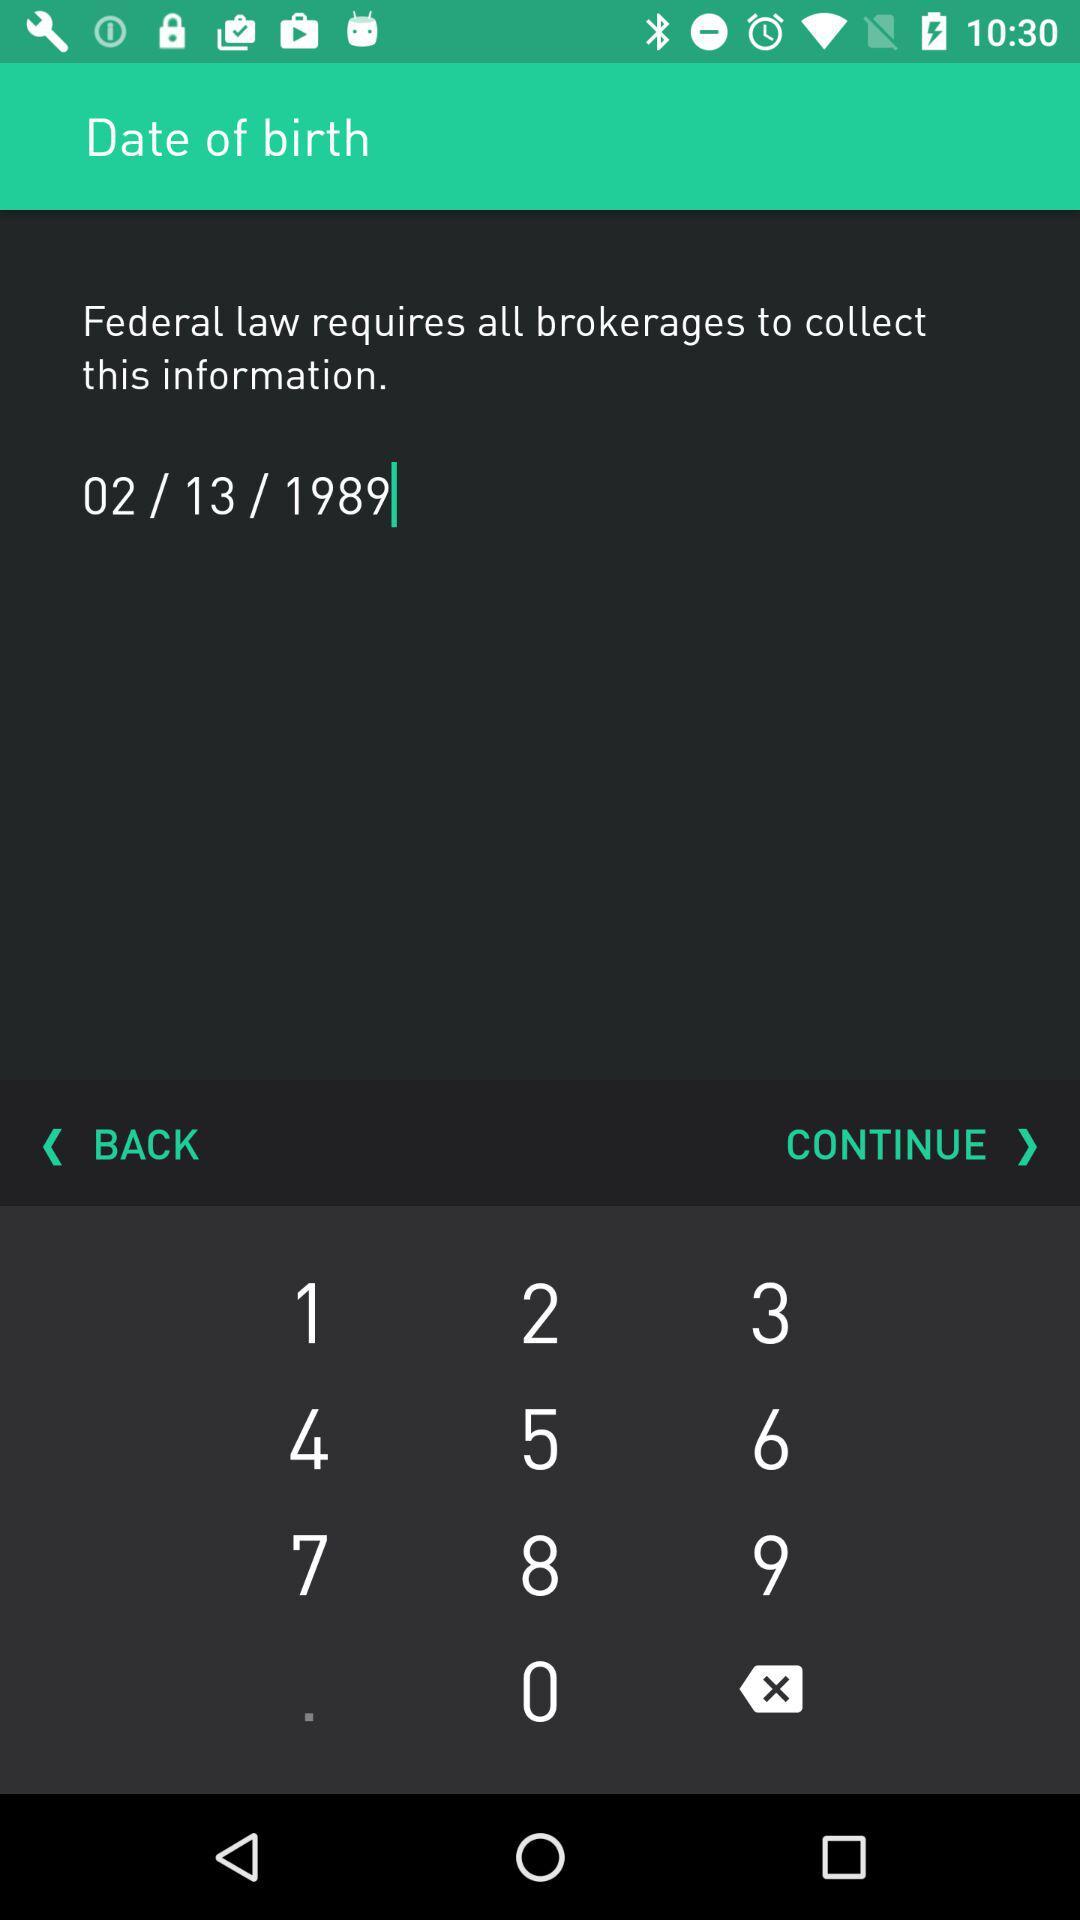  What do you see at coordinates (770, 1435) in the screenshot?
I see `item next to 2 icon` at bounding box center [770, 1435].